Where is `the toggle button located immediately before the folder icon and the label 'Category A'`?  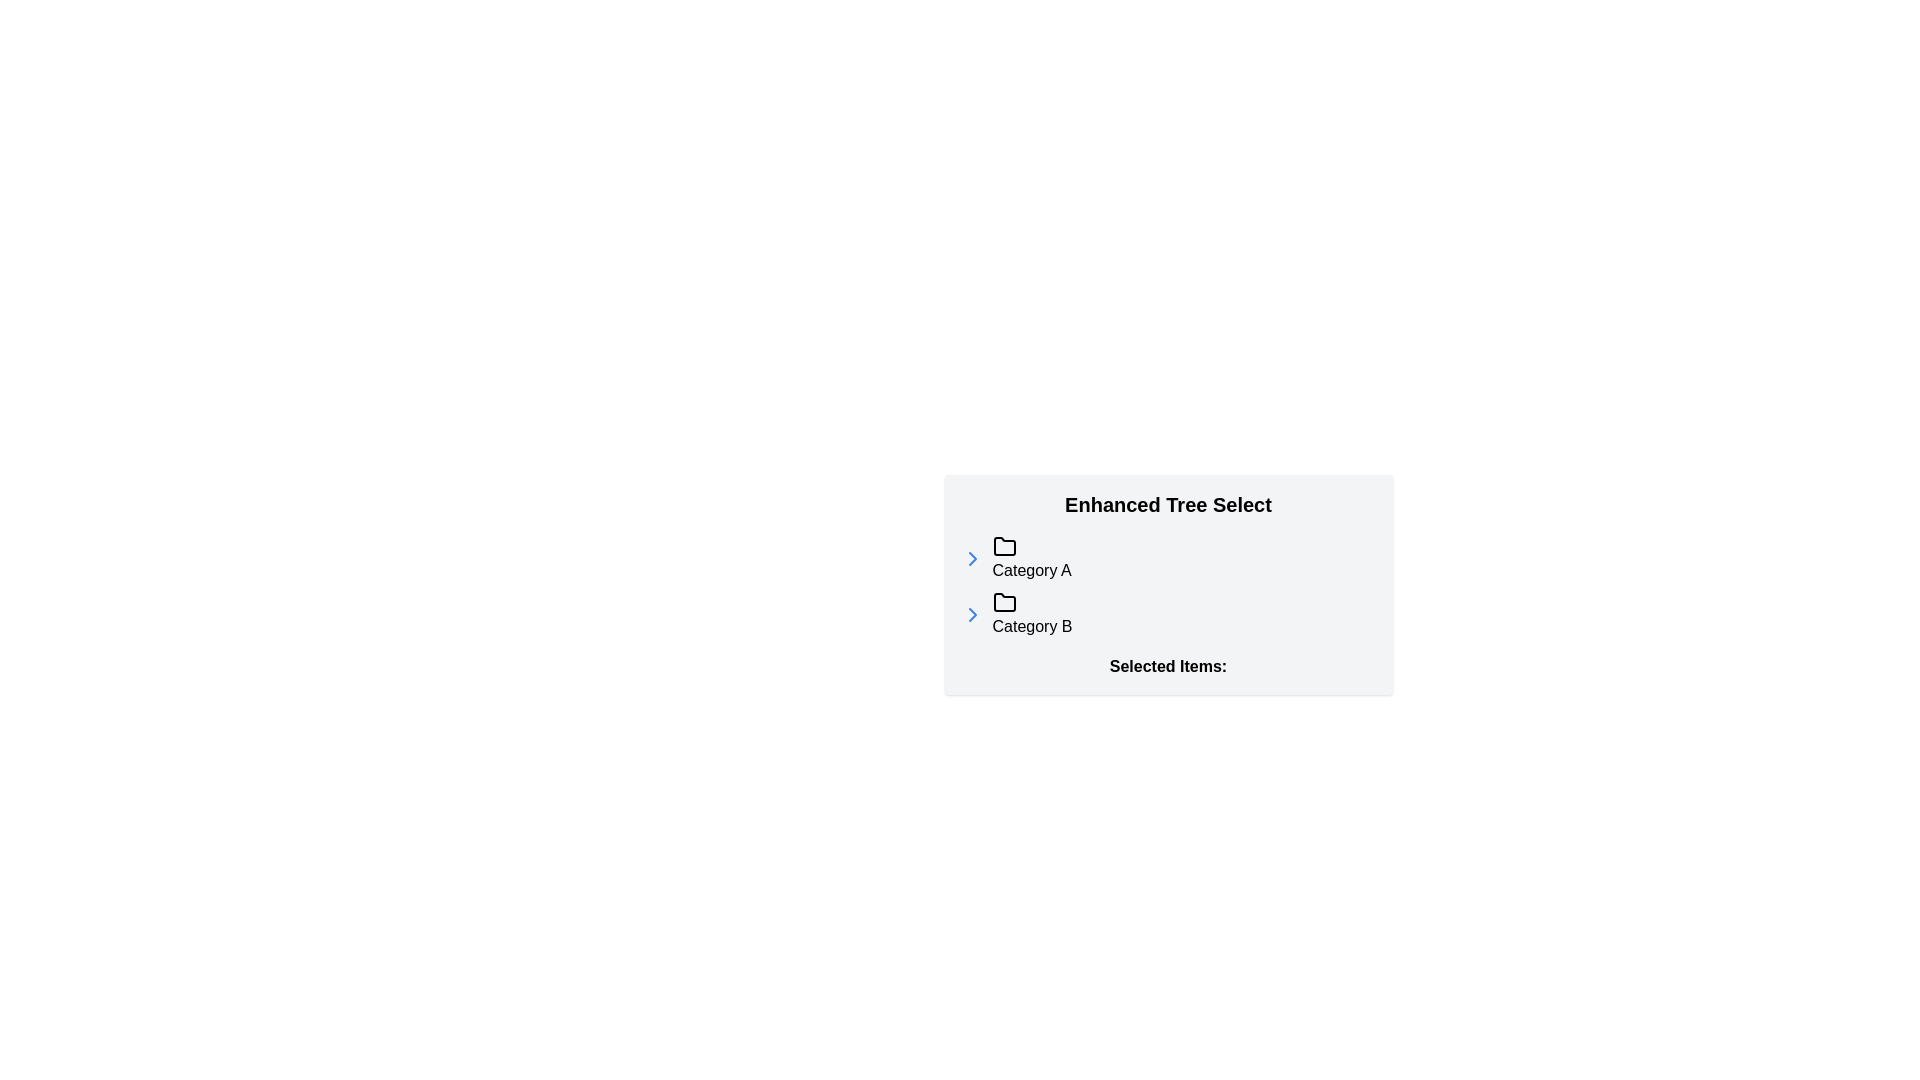 the toggle button located immediately before the folder icon and the label 'Category A' is located at coordinates (972, 559).